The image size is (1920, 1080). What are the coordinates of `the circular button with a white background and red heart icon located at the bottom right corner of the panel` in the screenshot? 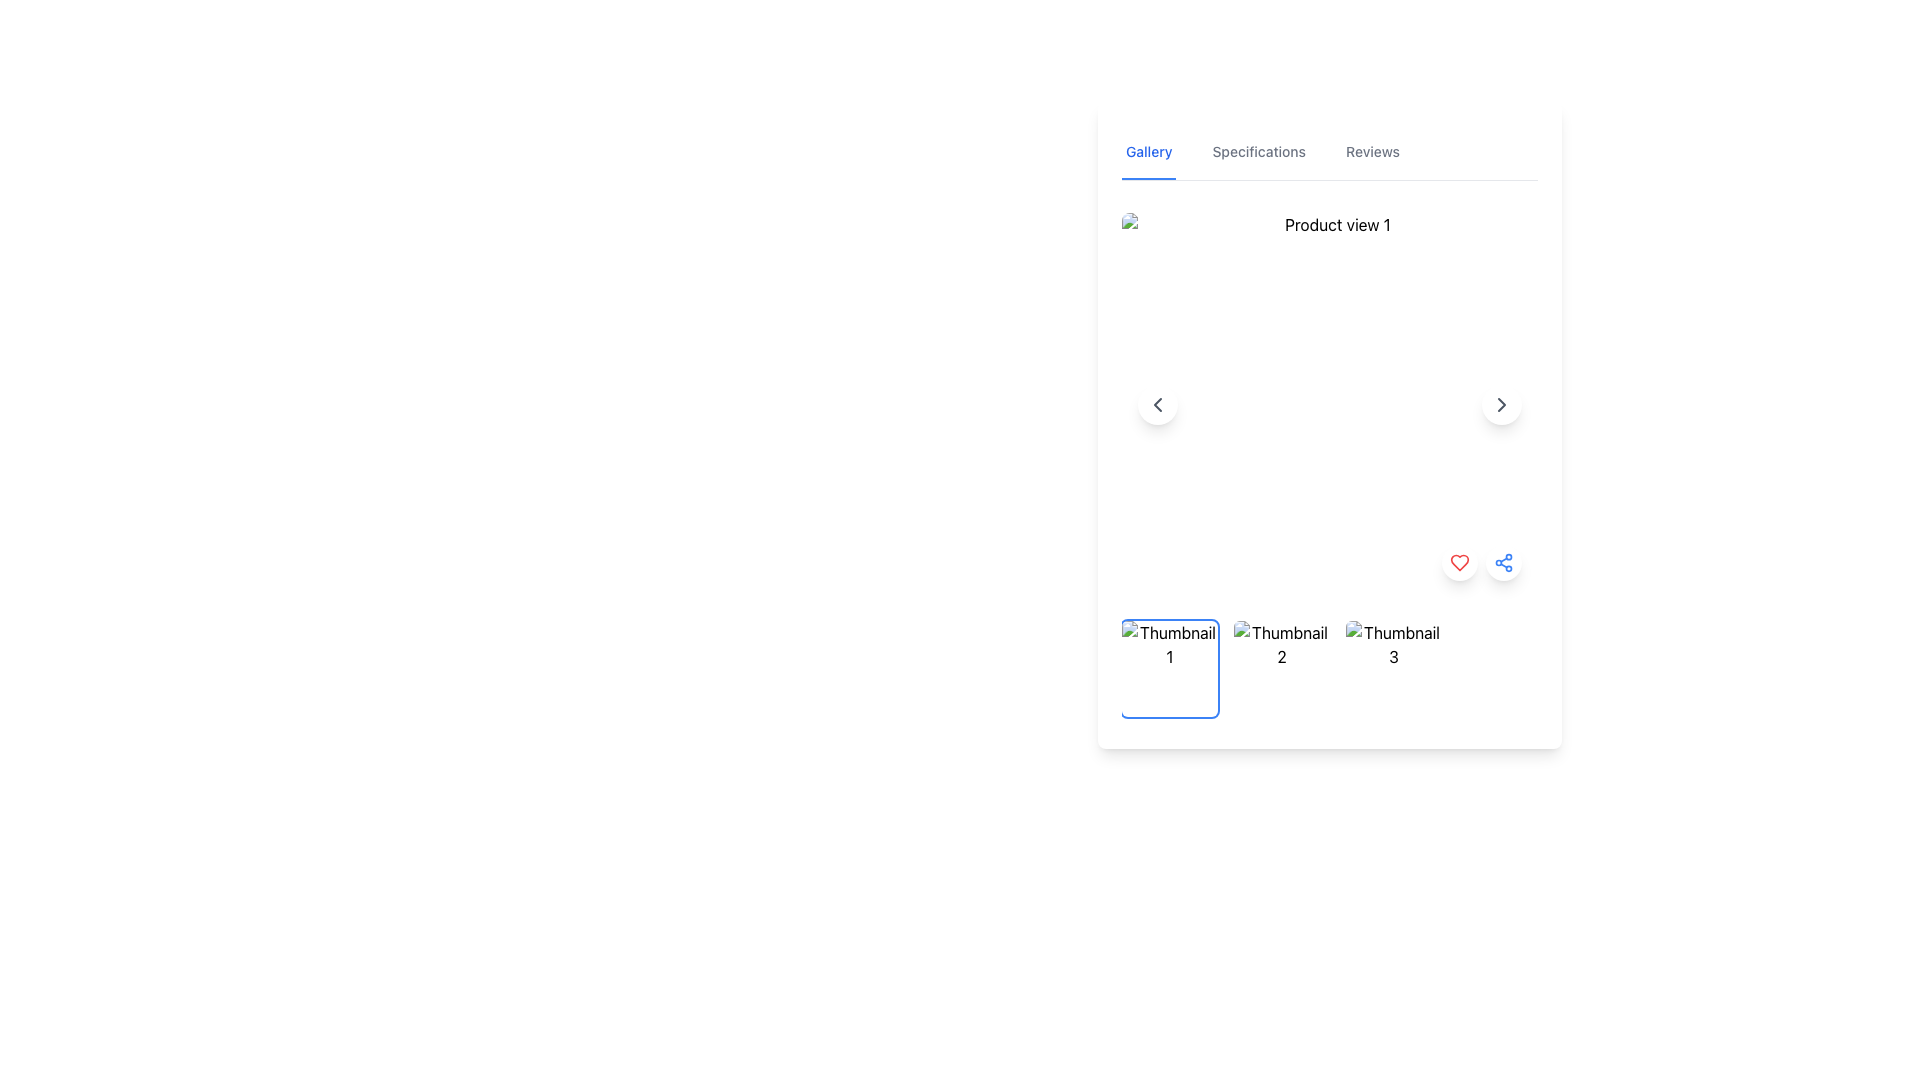 It's located at (1459, 563).